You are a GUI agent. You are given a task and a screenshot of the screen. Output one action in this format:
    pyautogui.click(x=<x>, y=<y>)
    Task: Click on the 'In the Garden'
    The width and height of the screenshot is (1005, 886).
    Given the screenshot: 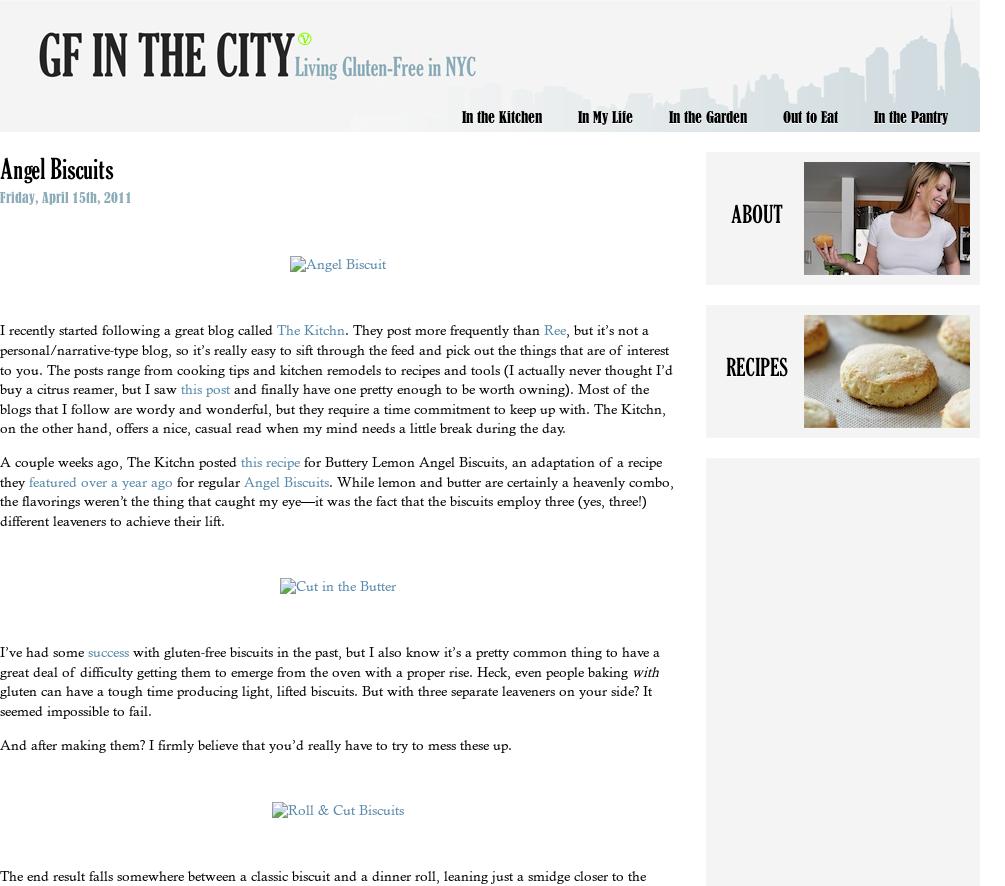 What is the action you would take?
    pyautogui.click(x=668, y=117)
    